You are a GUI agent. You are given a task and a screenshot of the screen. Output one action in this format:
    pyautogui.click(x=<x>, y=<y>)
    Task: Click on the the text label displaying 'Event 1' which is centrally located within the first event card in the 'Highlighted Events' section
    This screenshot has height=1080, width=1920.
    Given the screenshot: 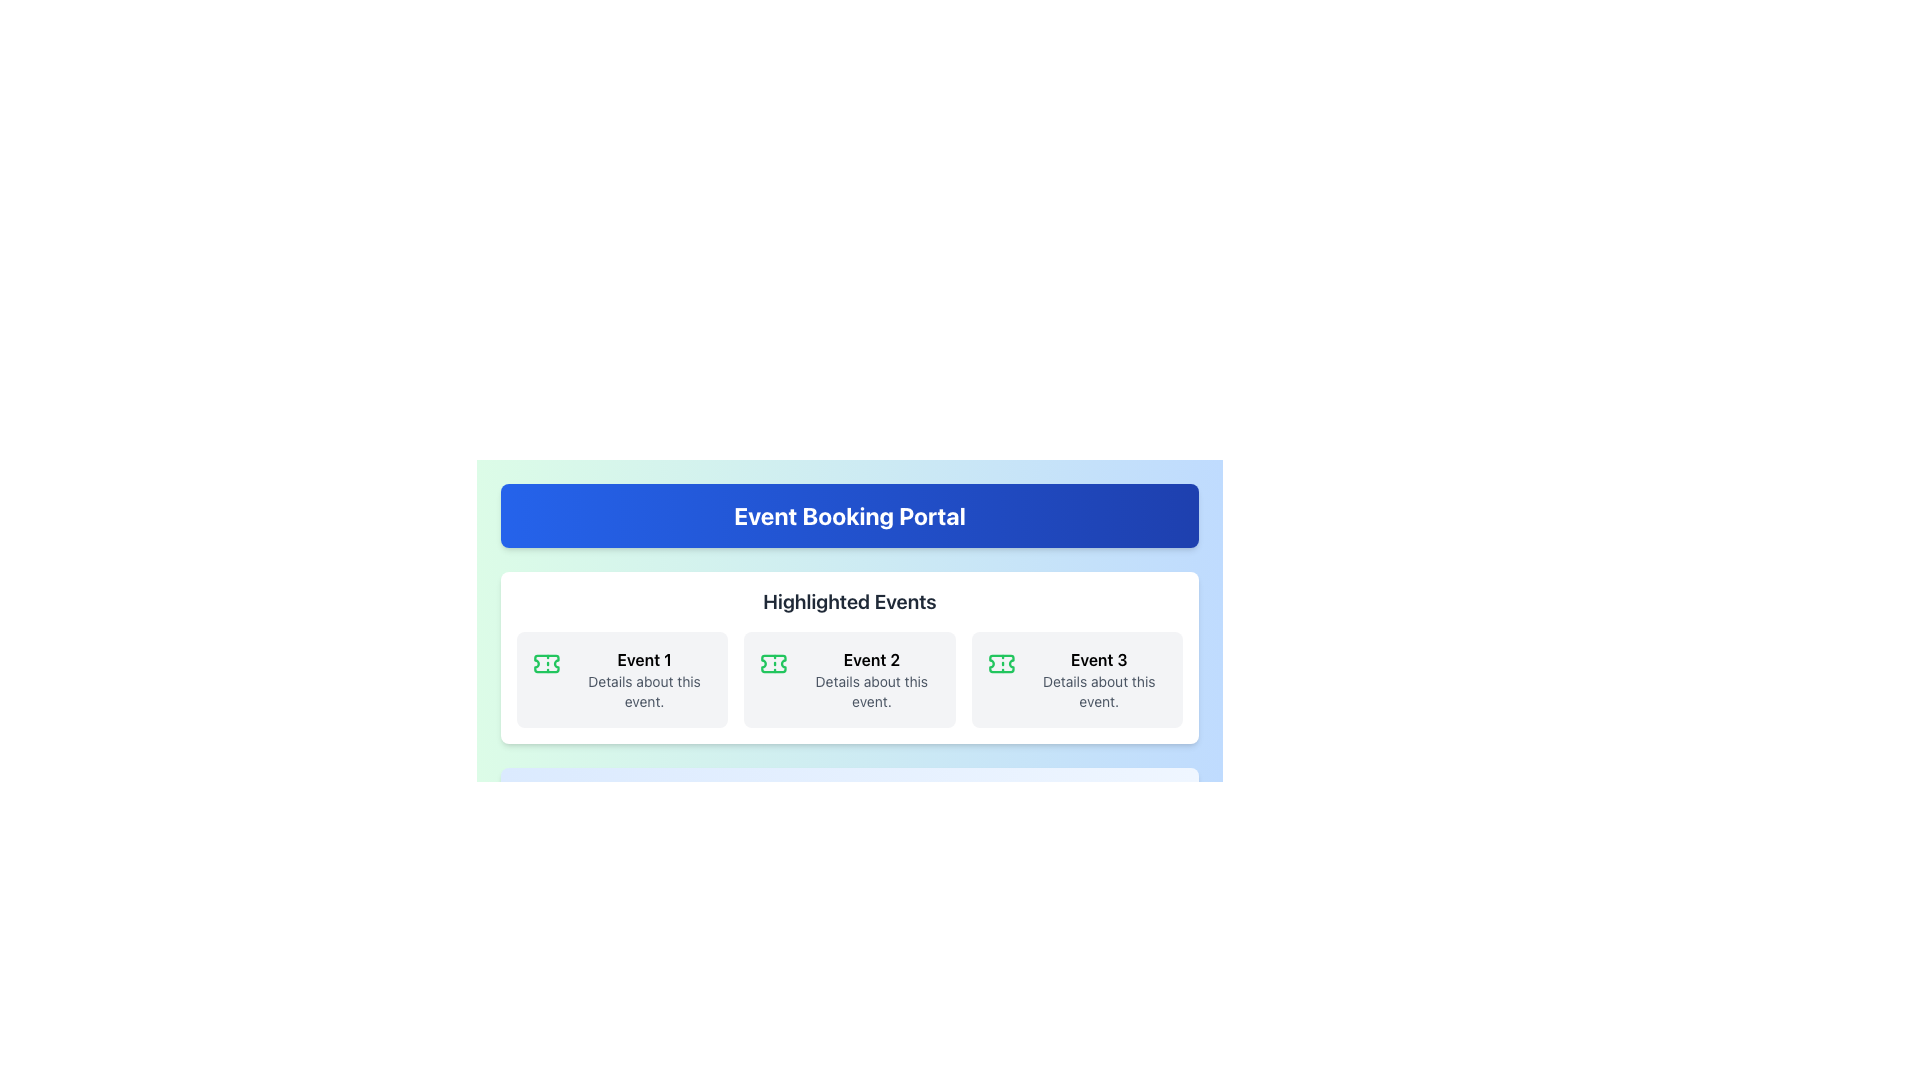 What is the action you would take?
    pyautogui.click(x=644, y=659)
    